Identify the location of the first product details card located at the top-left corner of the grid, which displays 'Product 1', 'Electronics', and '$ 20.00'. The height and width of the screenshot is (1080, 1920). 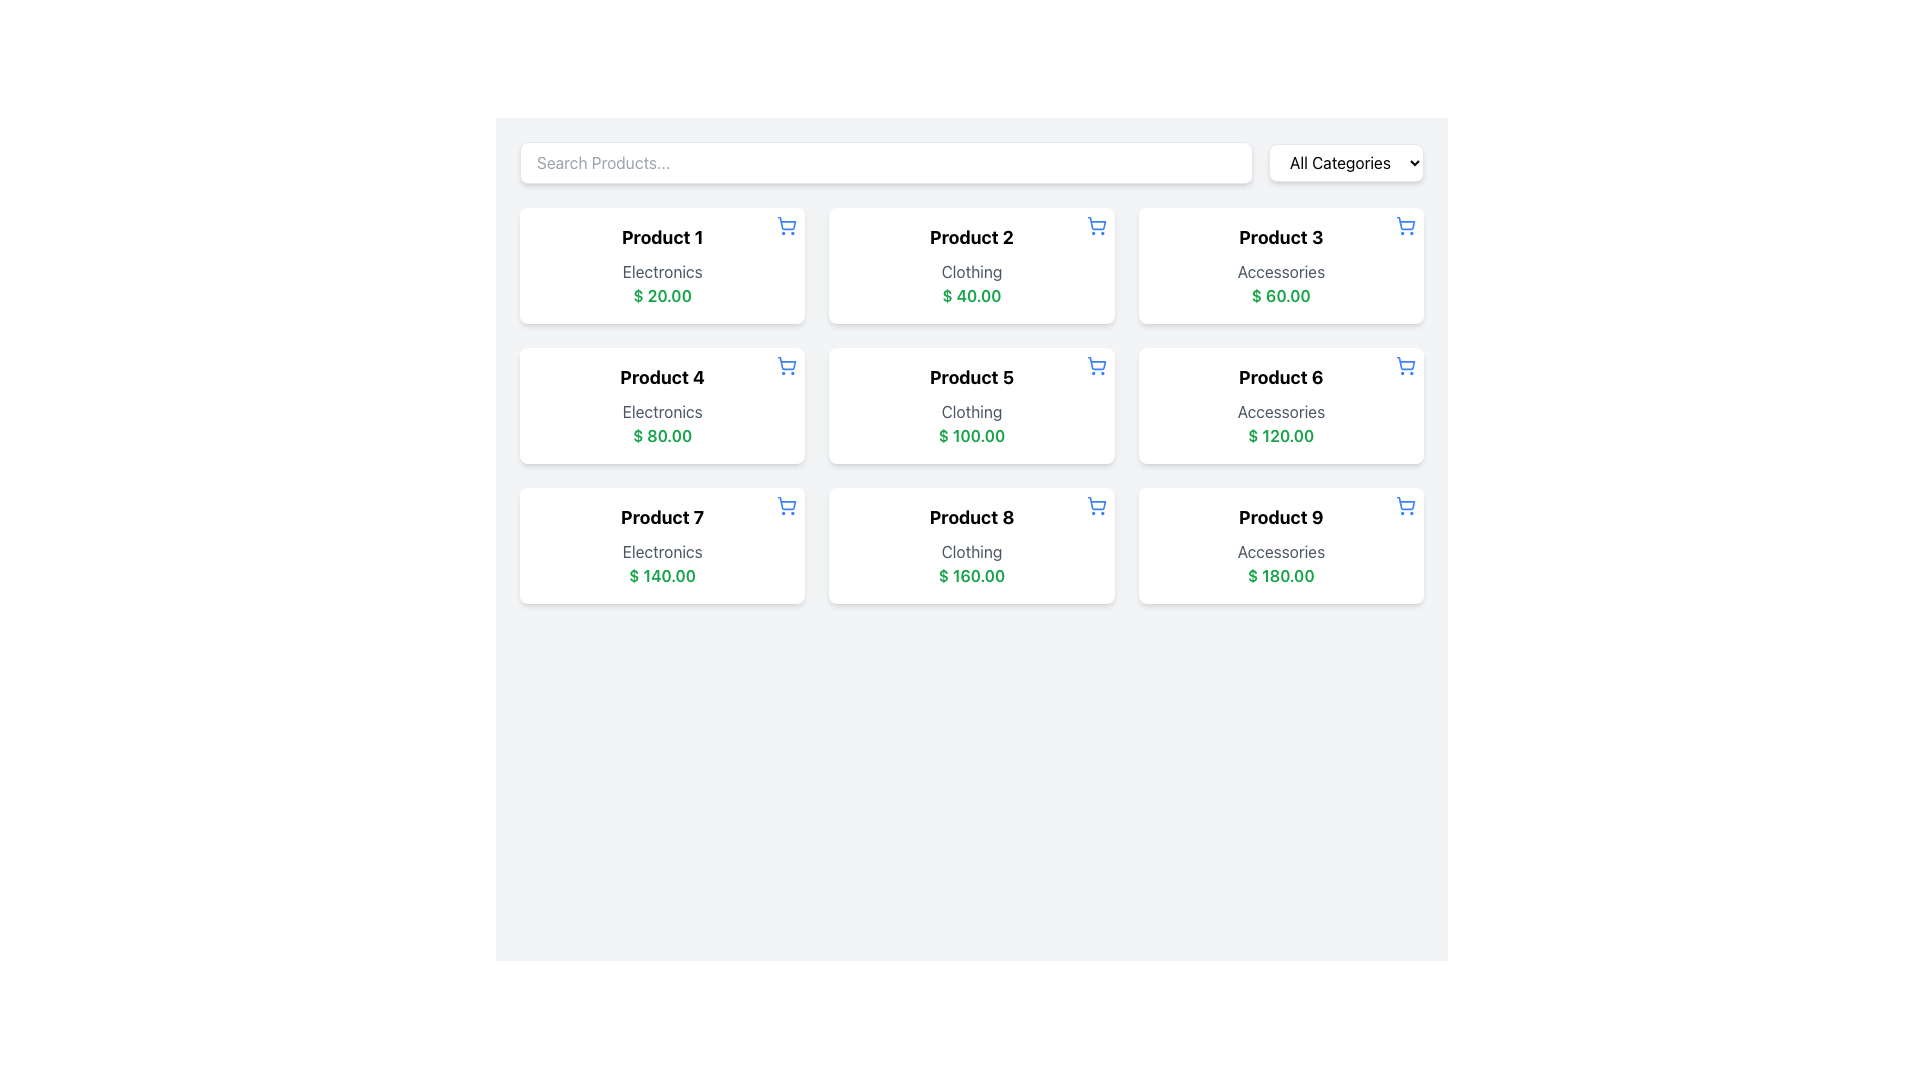
(662, 265).